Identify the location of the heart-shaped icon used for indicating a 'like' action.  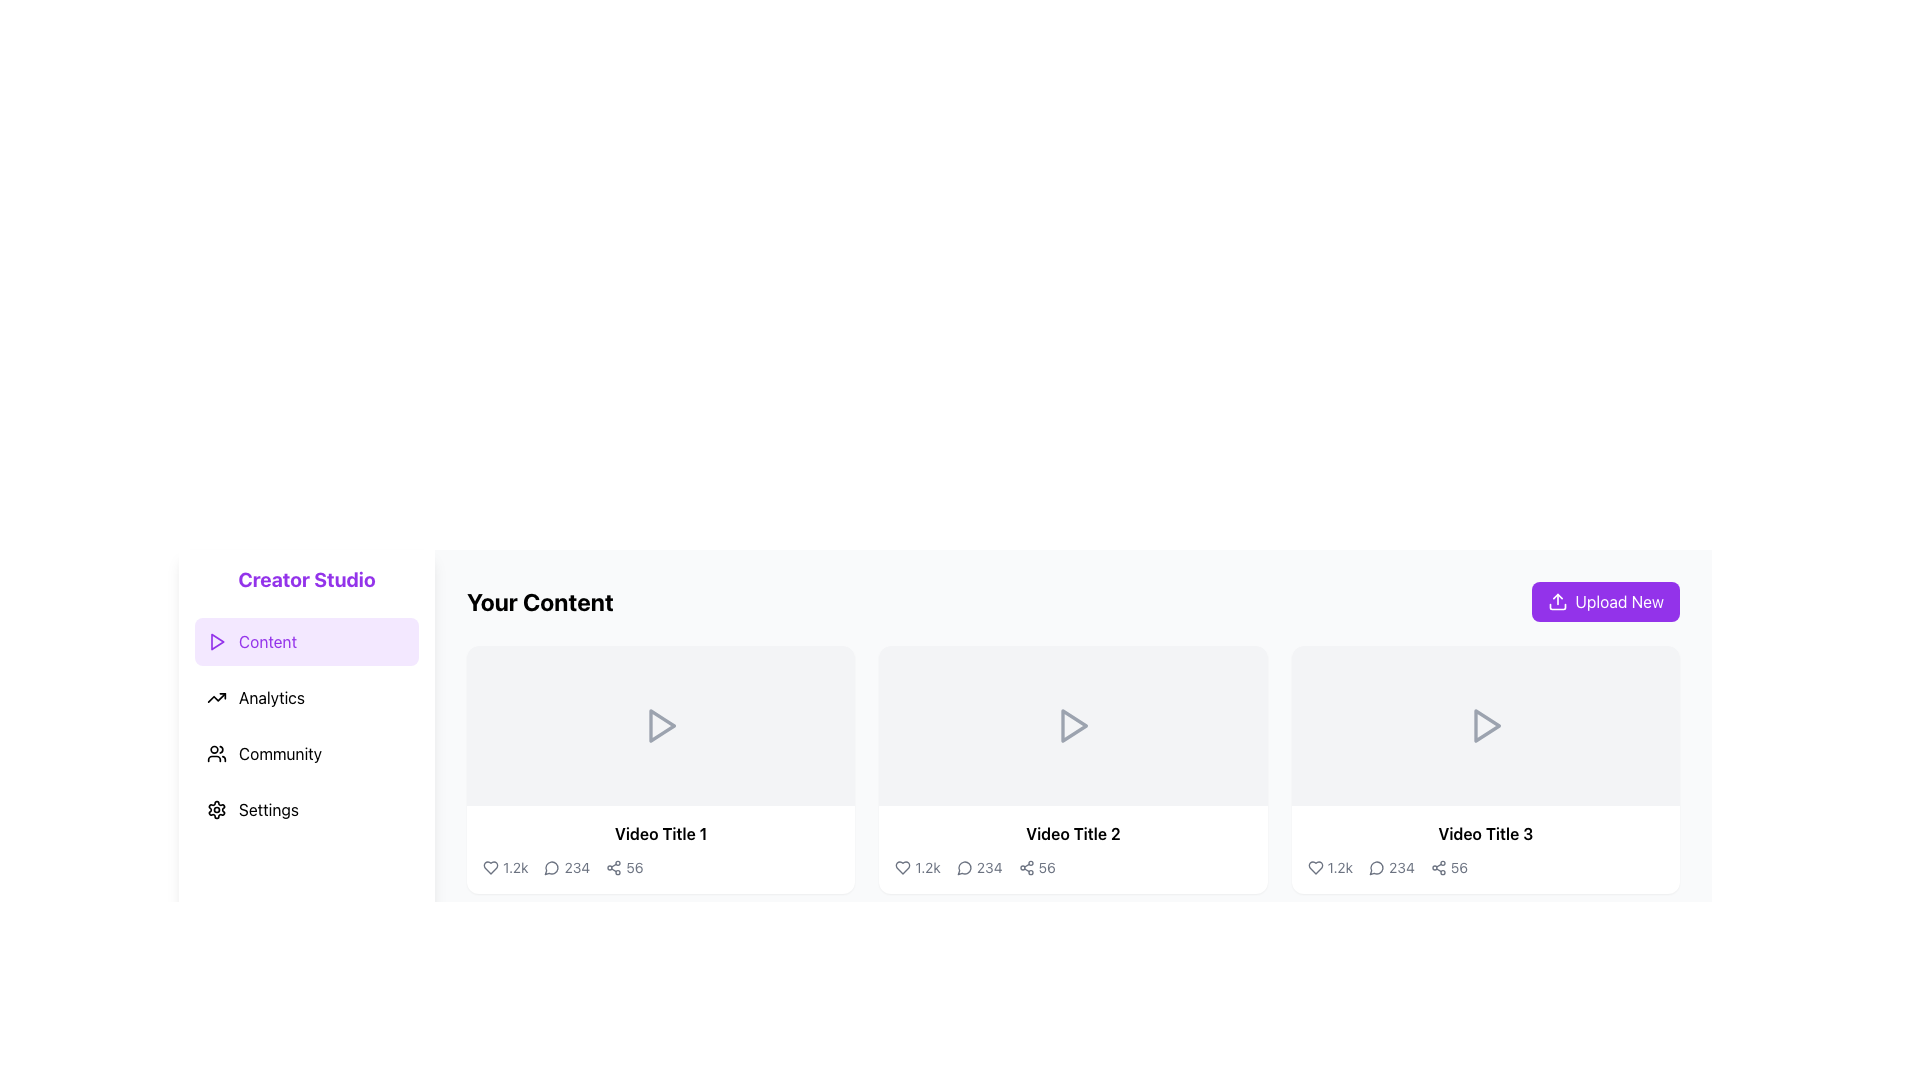
(902, 866).